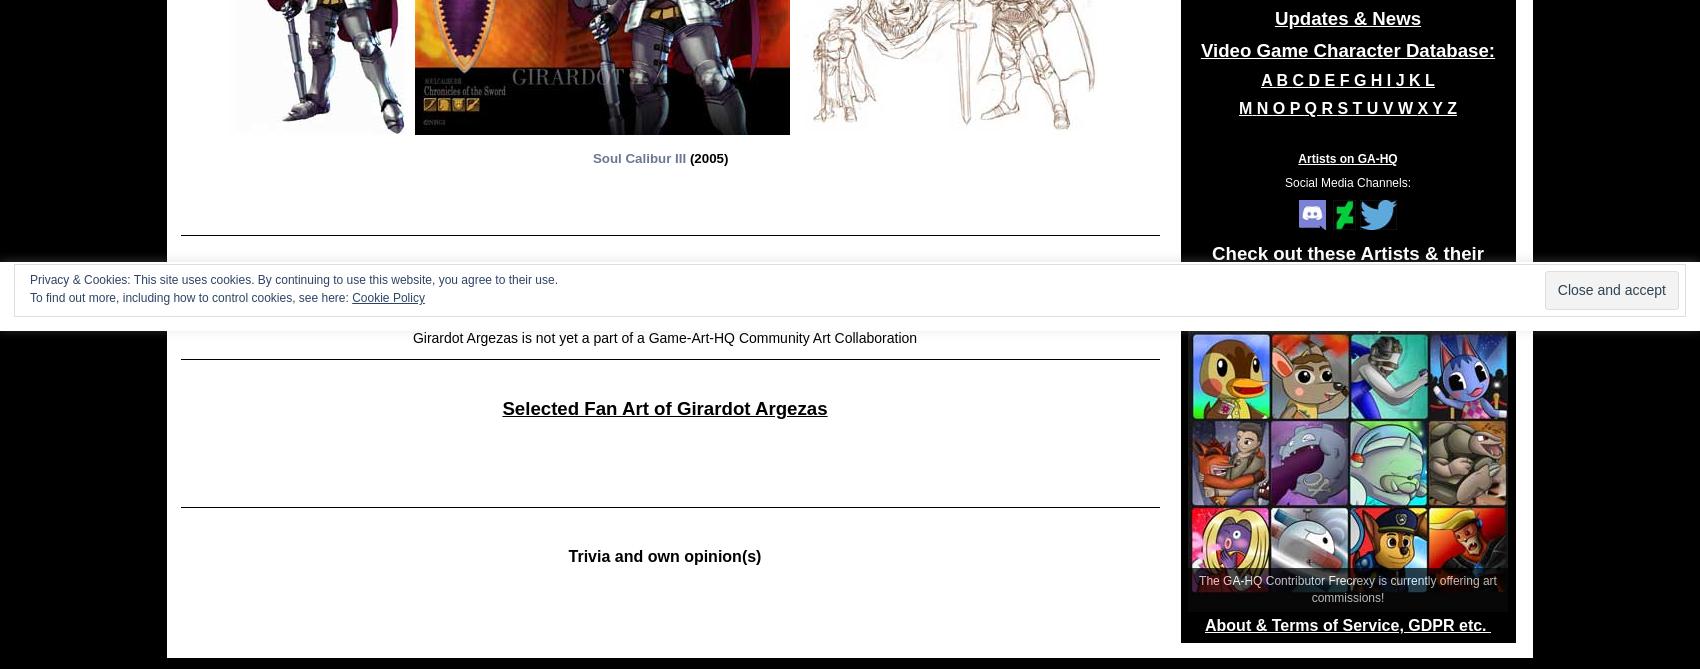 The image size is (1700, 669). Describe the element at coordinates (1344, 108) in the screenshot. I see `'S'` at that location.